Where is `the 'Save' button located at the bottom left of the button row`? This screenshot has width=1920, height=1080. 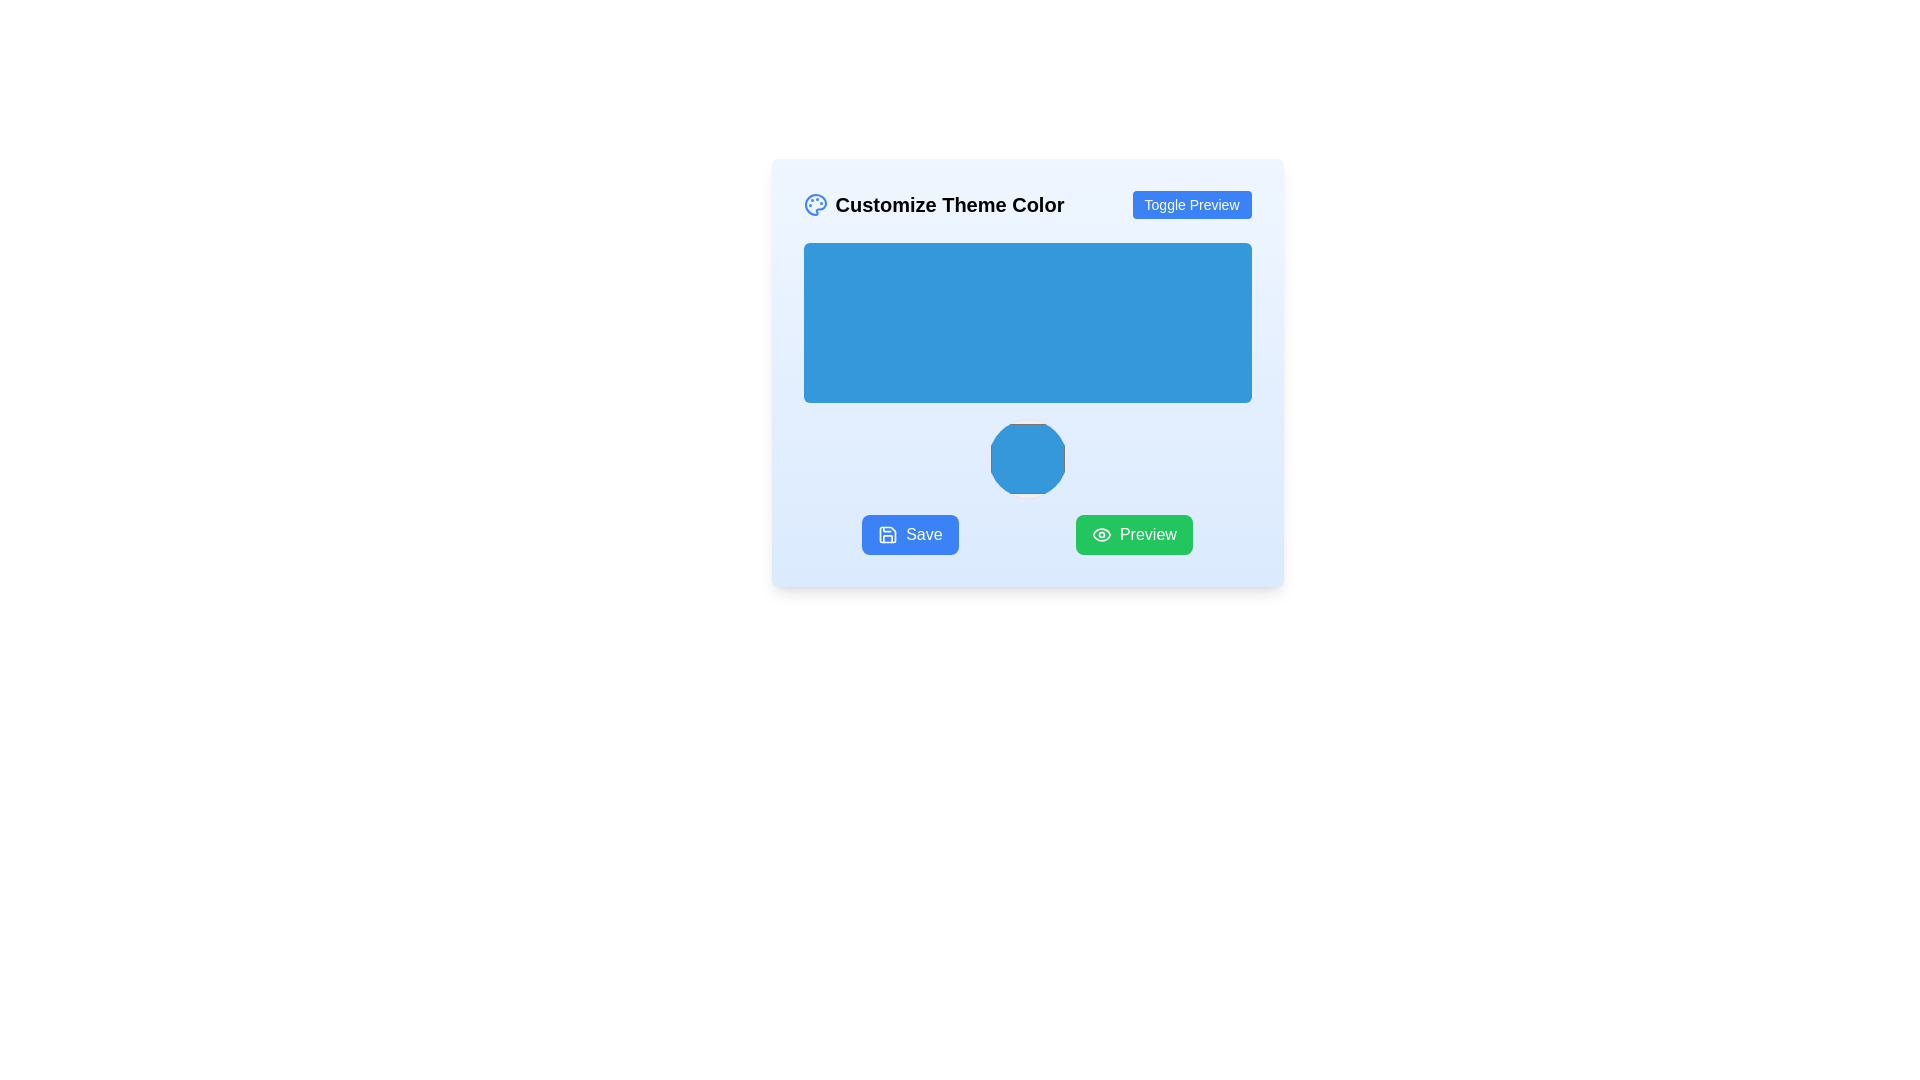
the 'Save' button located at the bottom left of the button row is located at coordinates (909, 534).